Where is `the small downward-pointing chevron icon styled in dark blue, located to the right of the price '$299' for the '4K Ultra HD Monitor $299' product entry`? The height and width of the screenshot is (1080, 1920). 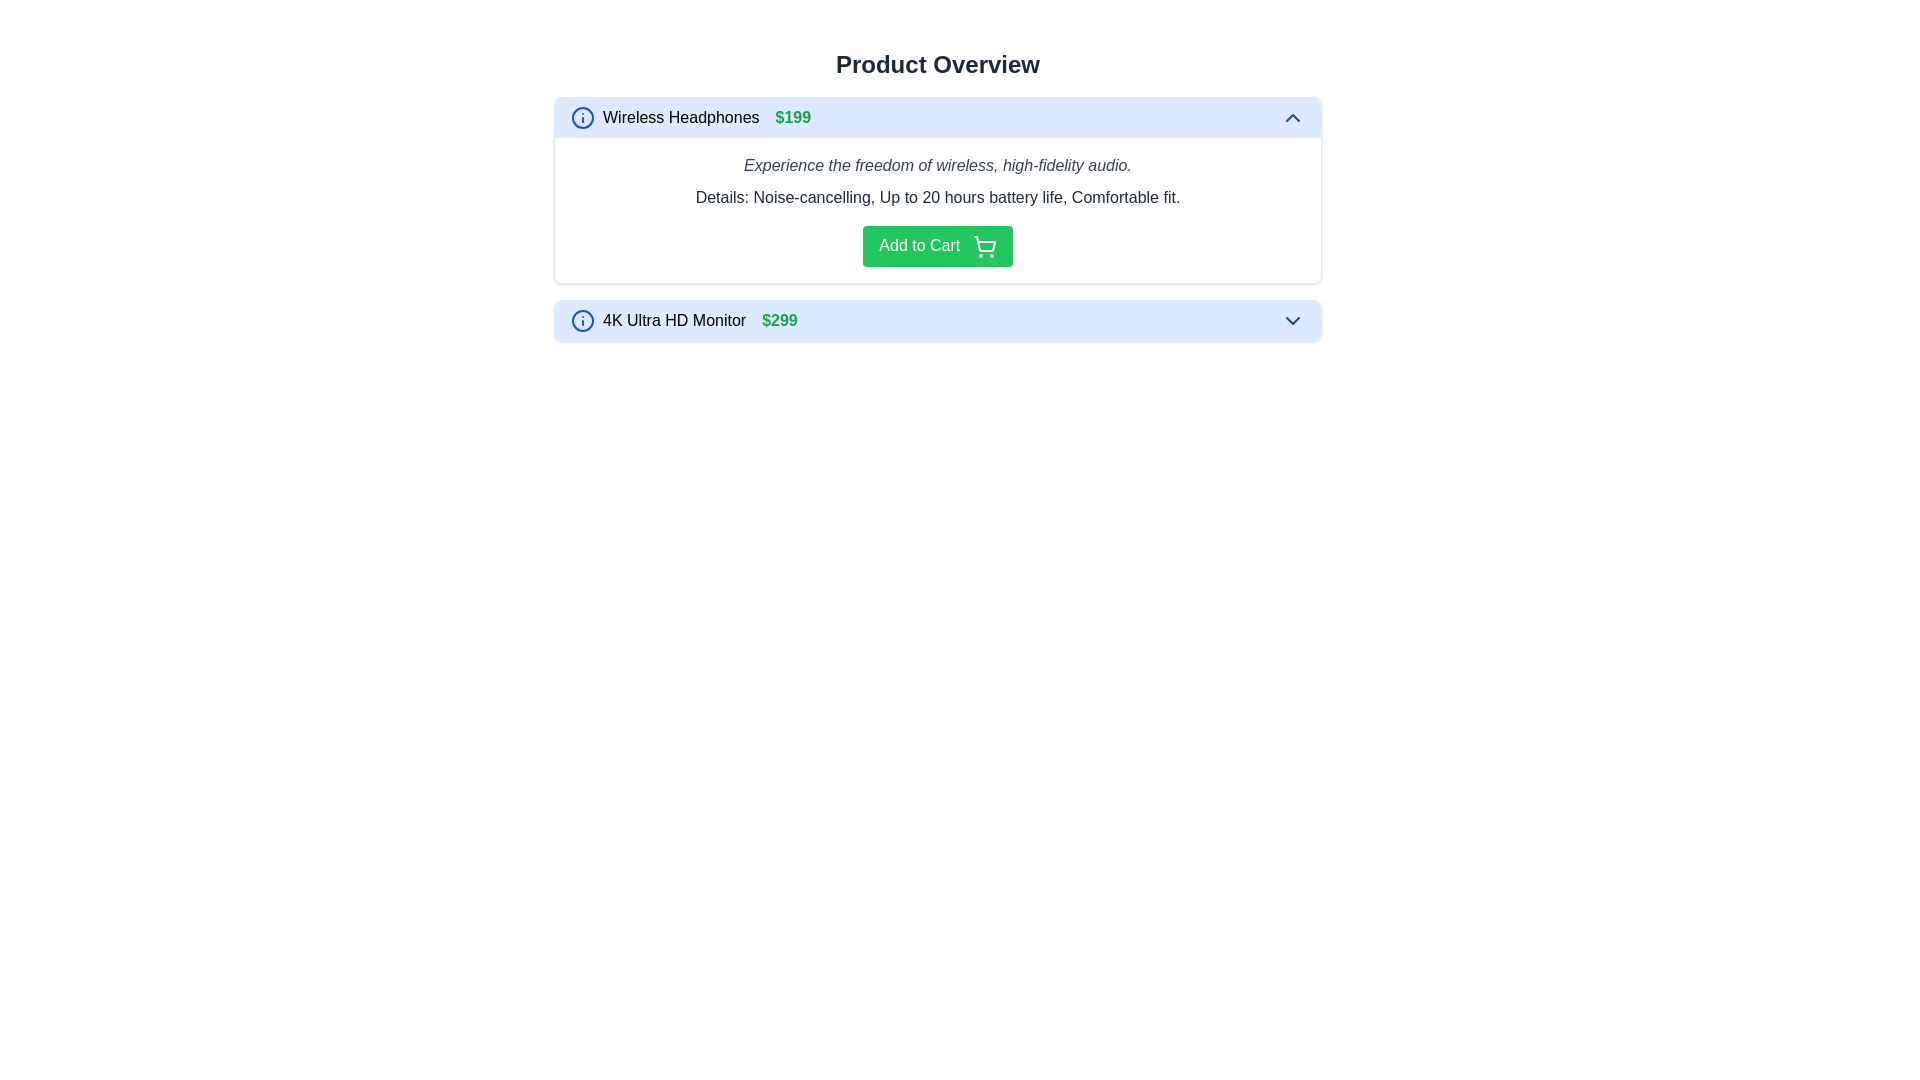 the small downward-pointing chevron icon styled in dark blue, located to the right of the price '$299' for the '4K Ultra HD Monitor $299' product entry is located at coordinates (1292, 319).